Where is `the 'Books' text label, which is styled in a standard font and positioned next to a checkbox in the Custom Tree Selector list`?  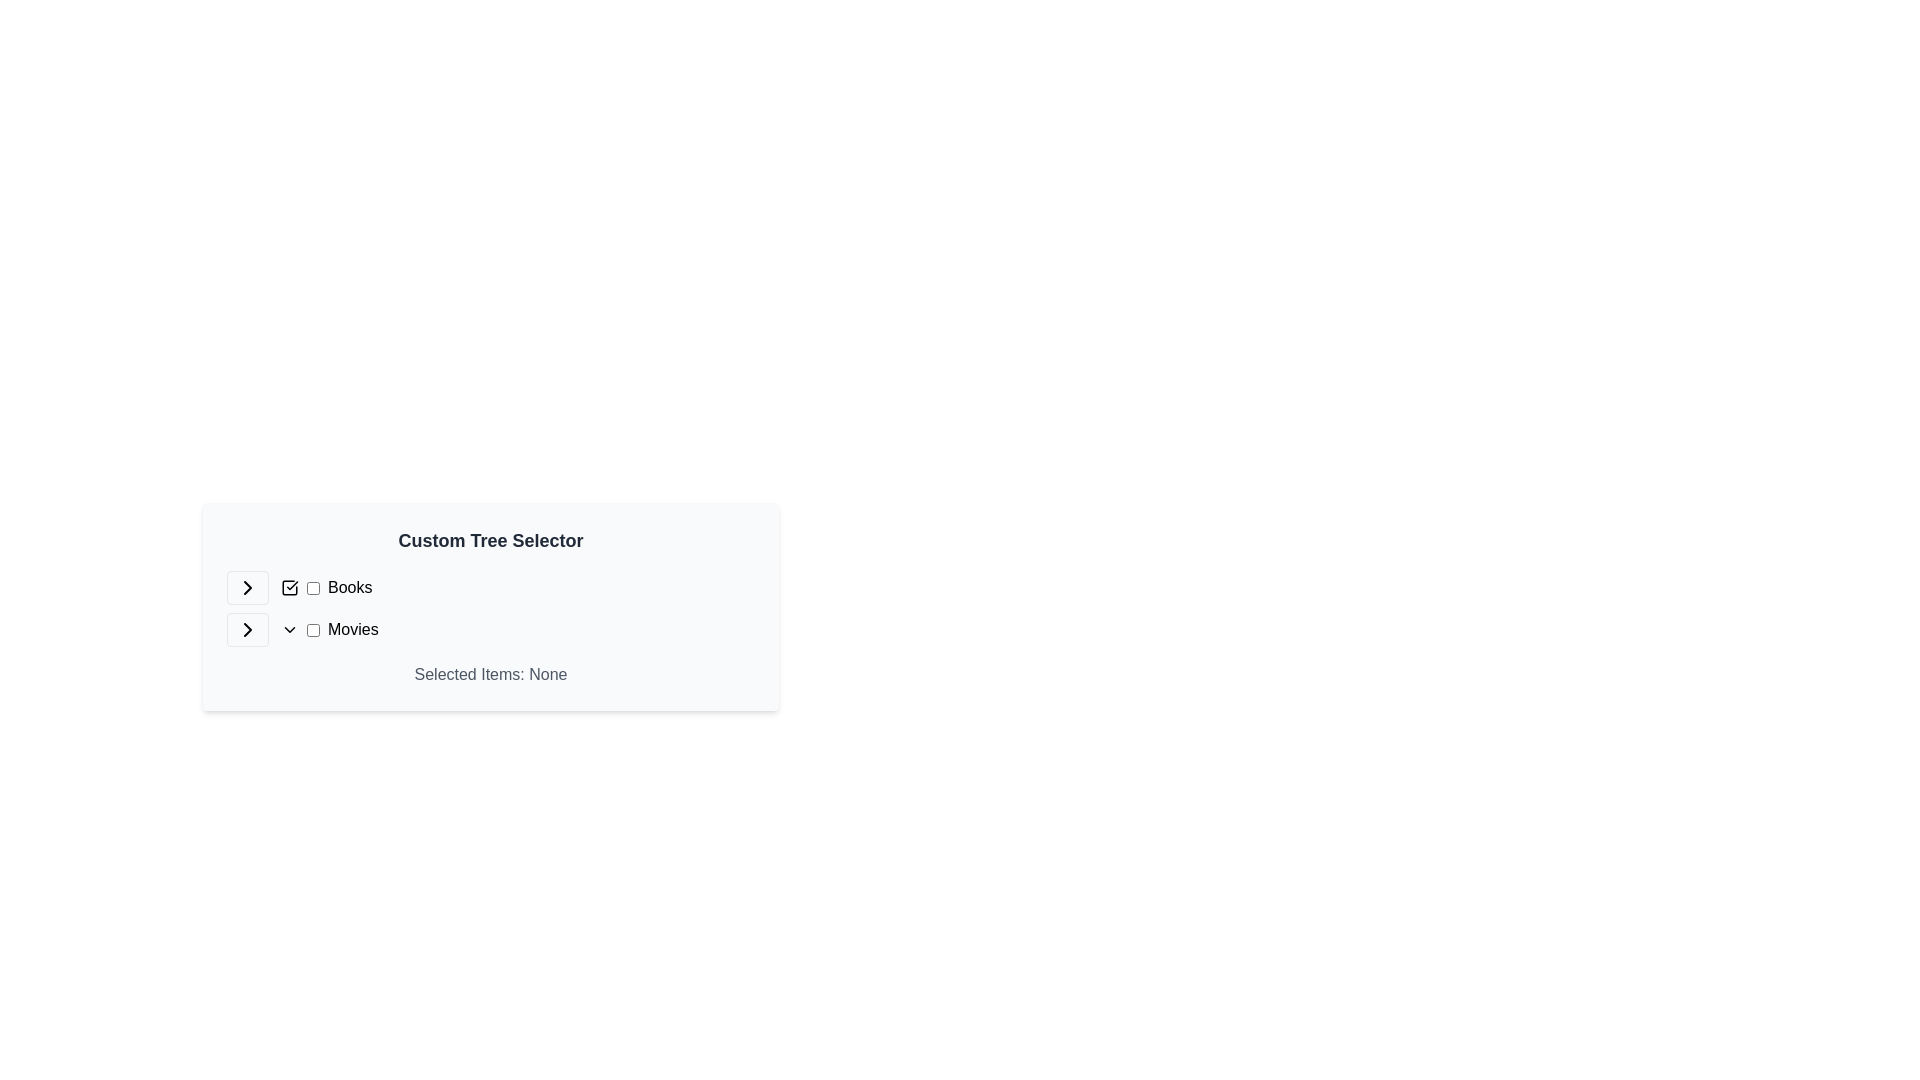 the 'Books' text label, which is styled in a standard font and positioned next to a checkbox in the Custom Tree Selector list is located at coordinates (326, 586).